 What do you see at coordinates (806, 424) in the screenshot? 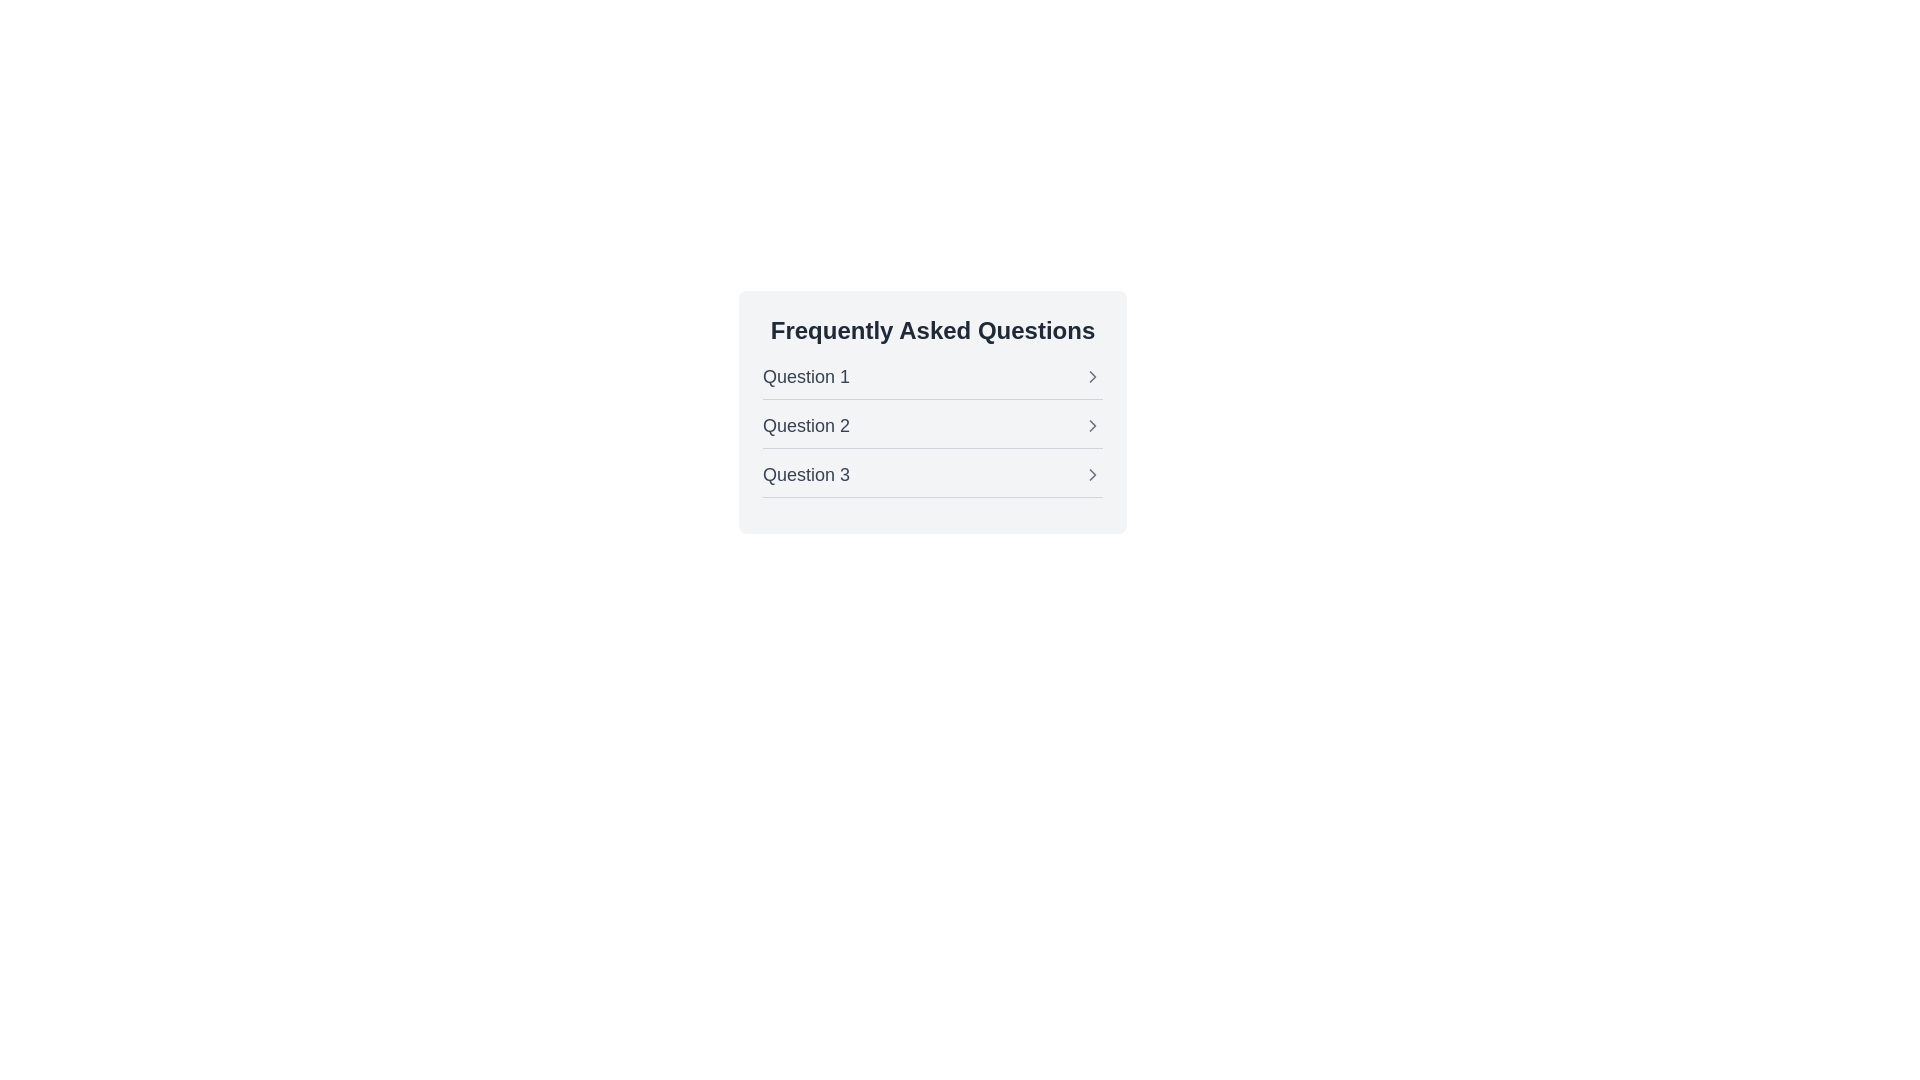
I see `the text label reading 'Question 2' in the FAQ list` at bounding box center [806, 424].